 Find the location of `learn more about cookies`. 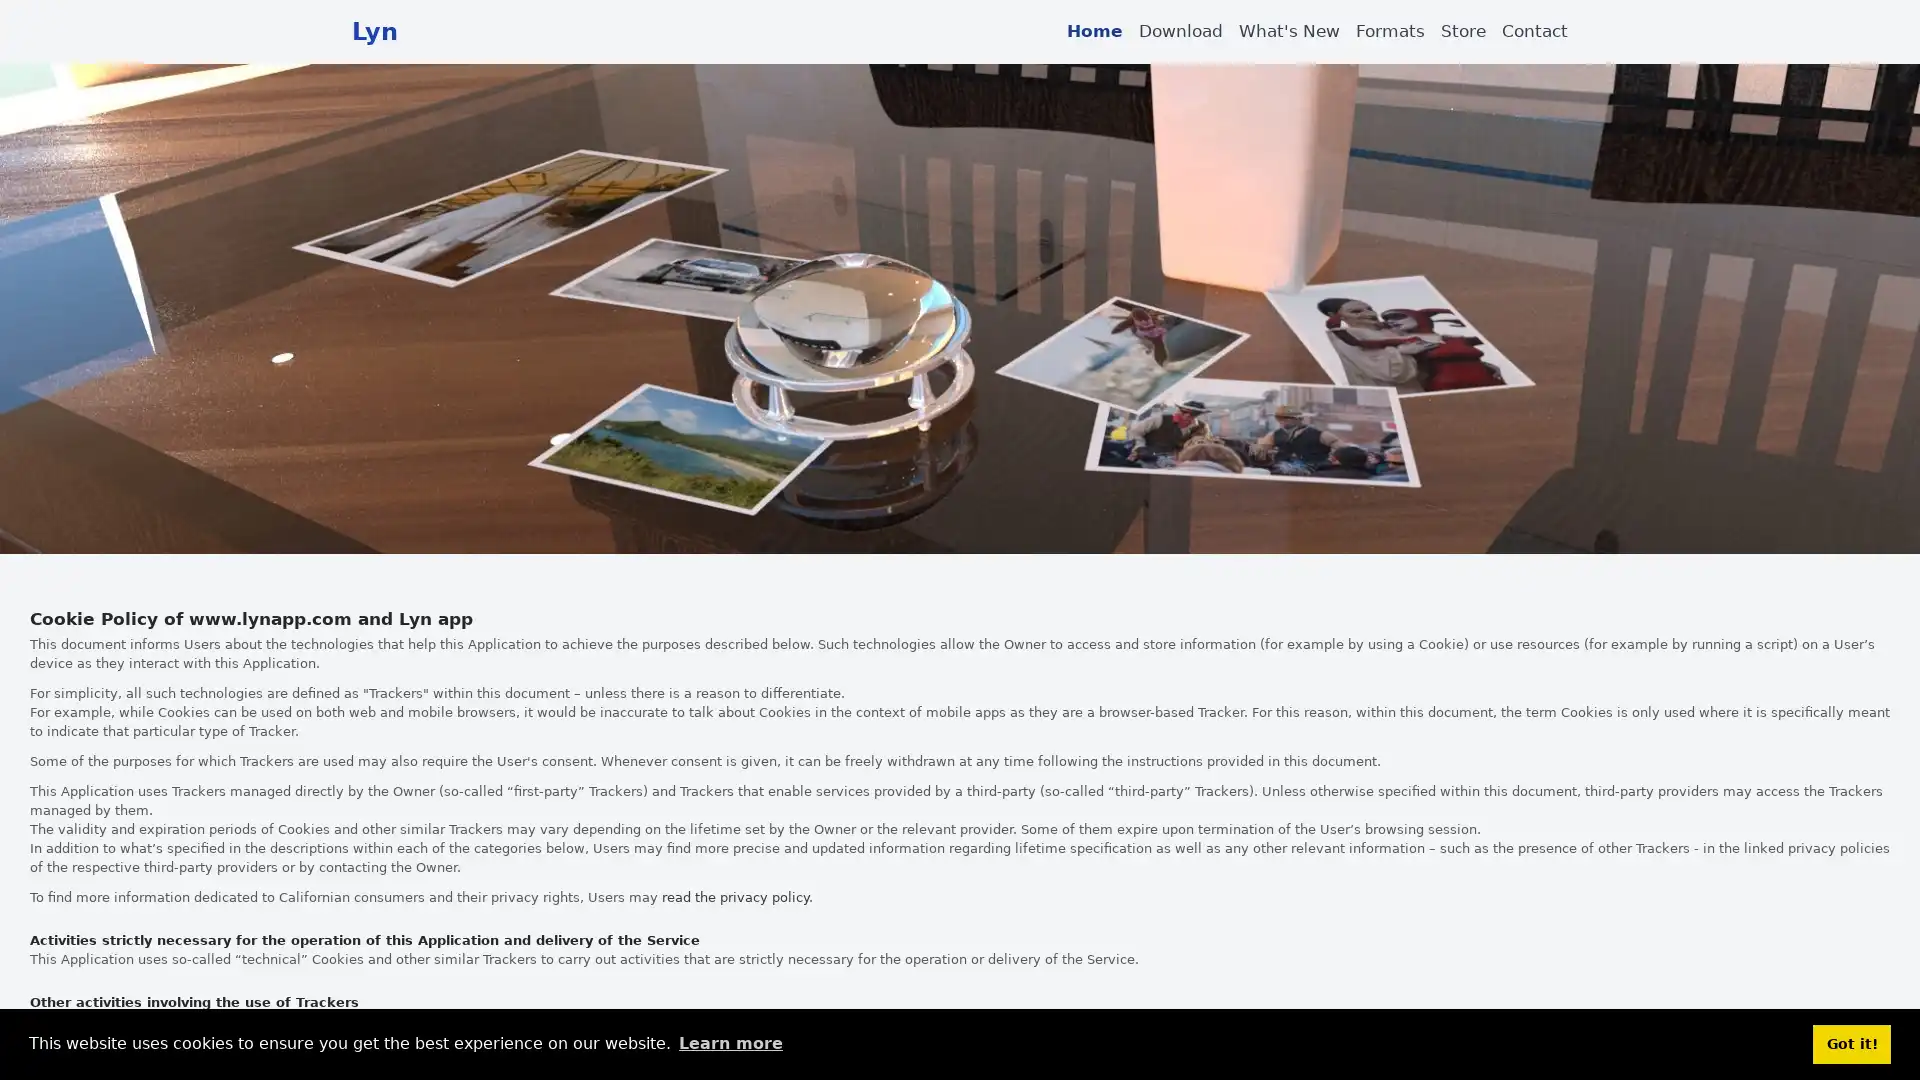

learn more about cookies is located at coordinates (729, 1043).